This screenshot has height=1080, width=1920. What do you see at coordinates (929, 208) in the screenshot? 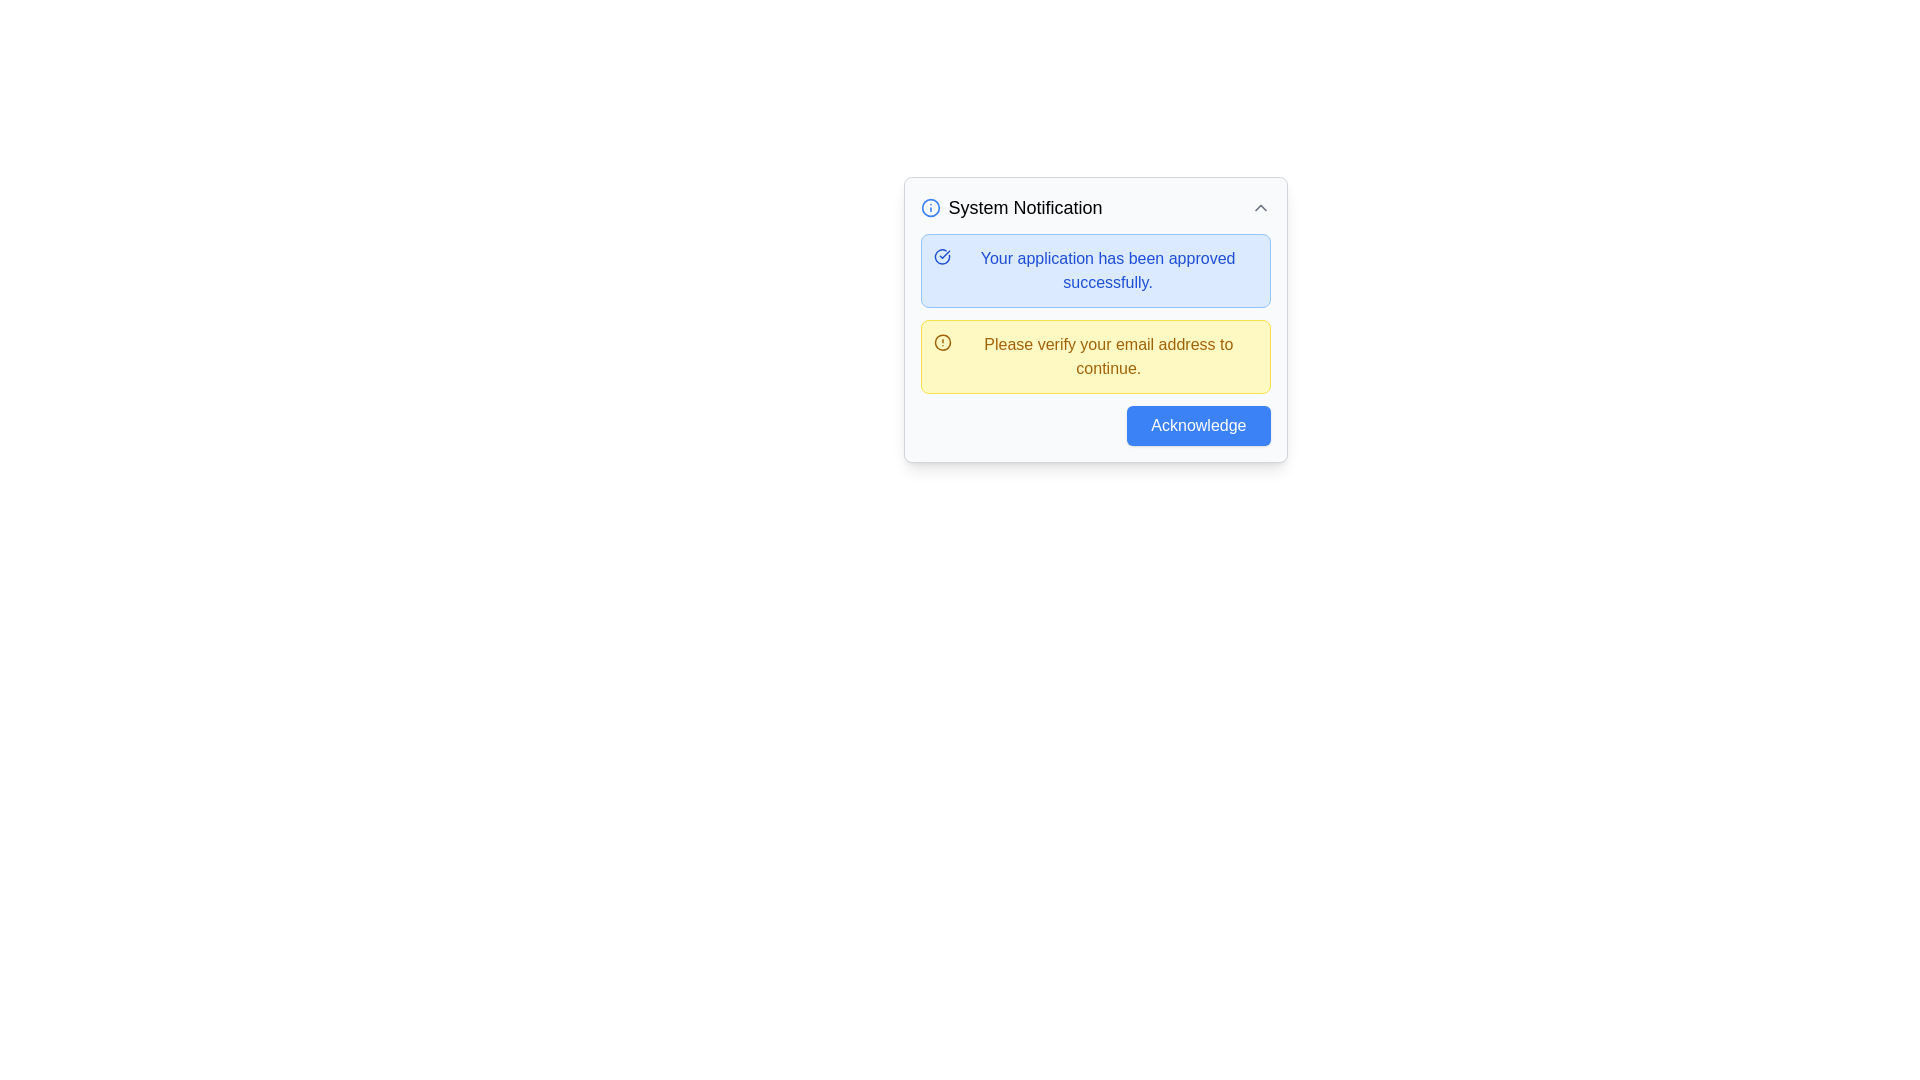
I see `the blue circular icon with a smaller blue dot at its center, which is located to the left of the text 'System Notification' in the notification panel` at bounding box center [929, 208].